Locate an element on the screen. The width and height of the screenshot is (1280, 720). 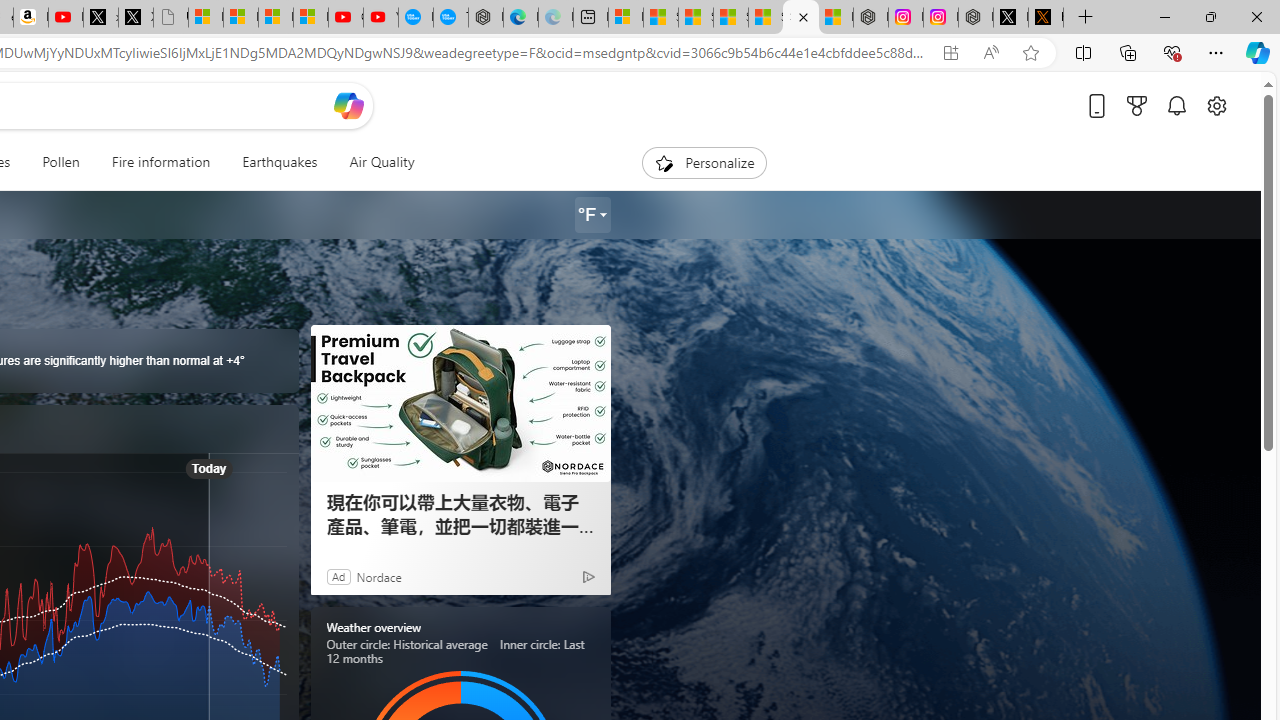
'Nordace (@NordaceOfficial) / X' is located at coordinates (1011, 17).